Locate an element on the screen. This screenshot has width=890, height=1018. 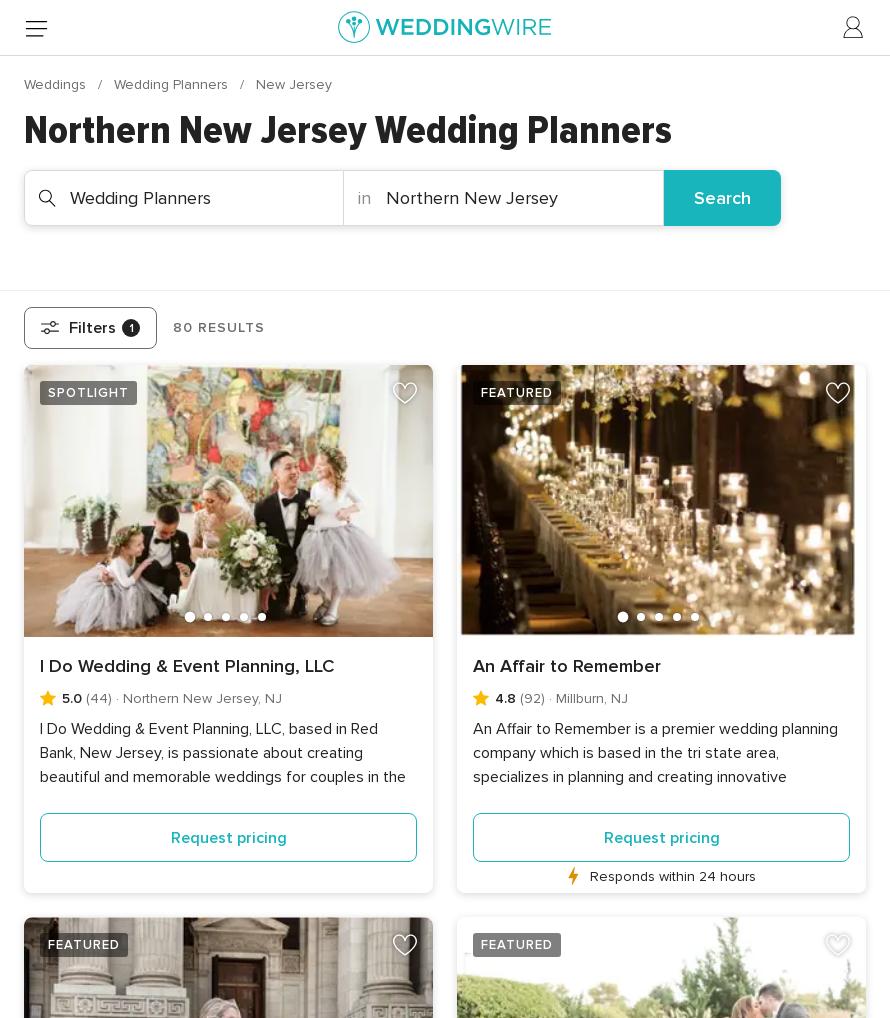
'I Do Wedding & Event Planning, LLC' is located at coordinates (186, 665).